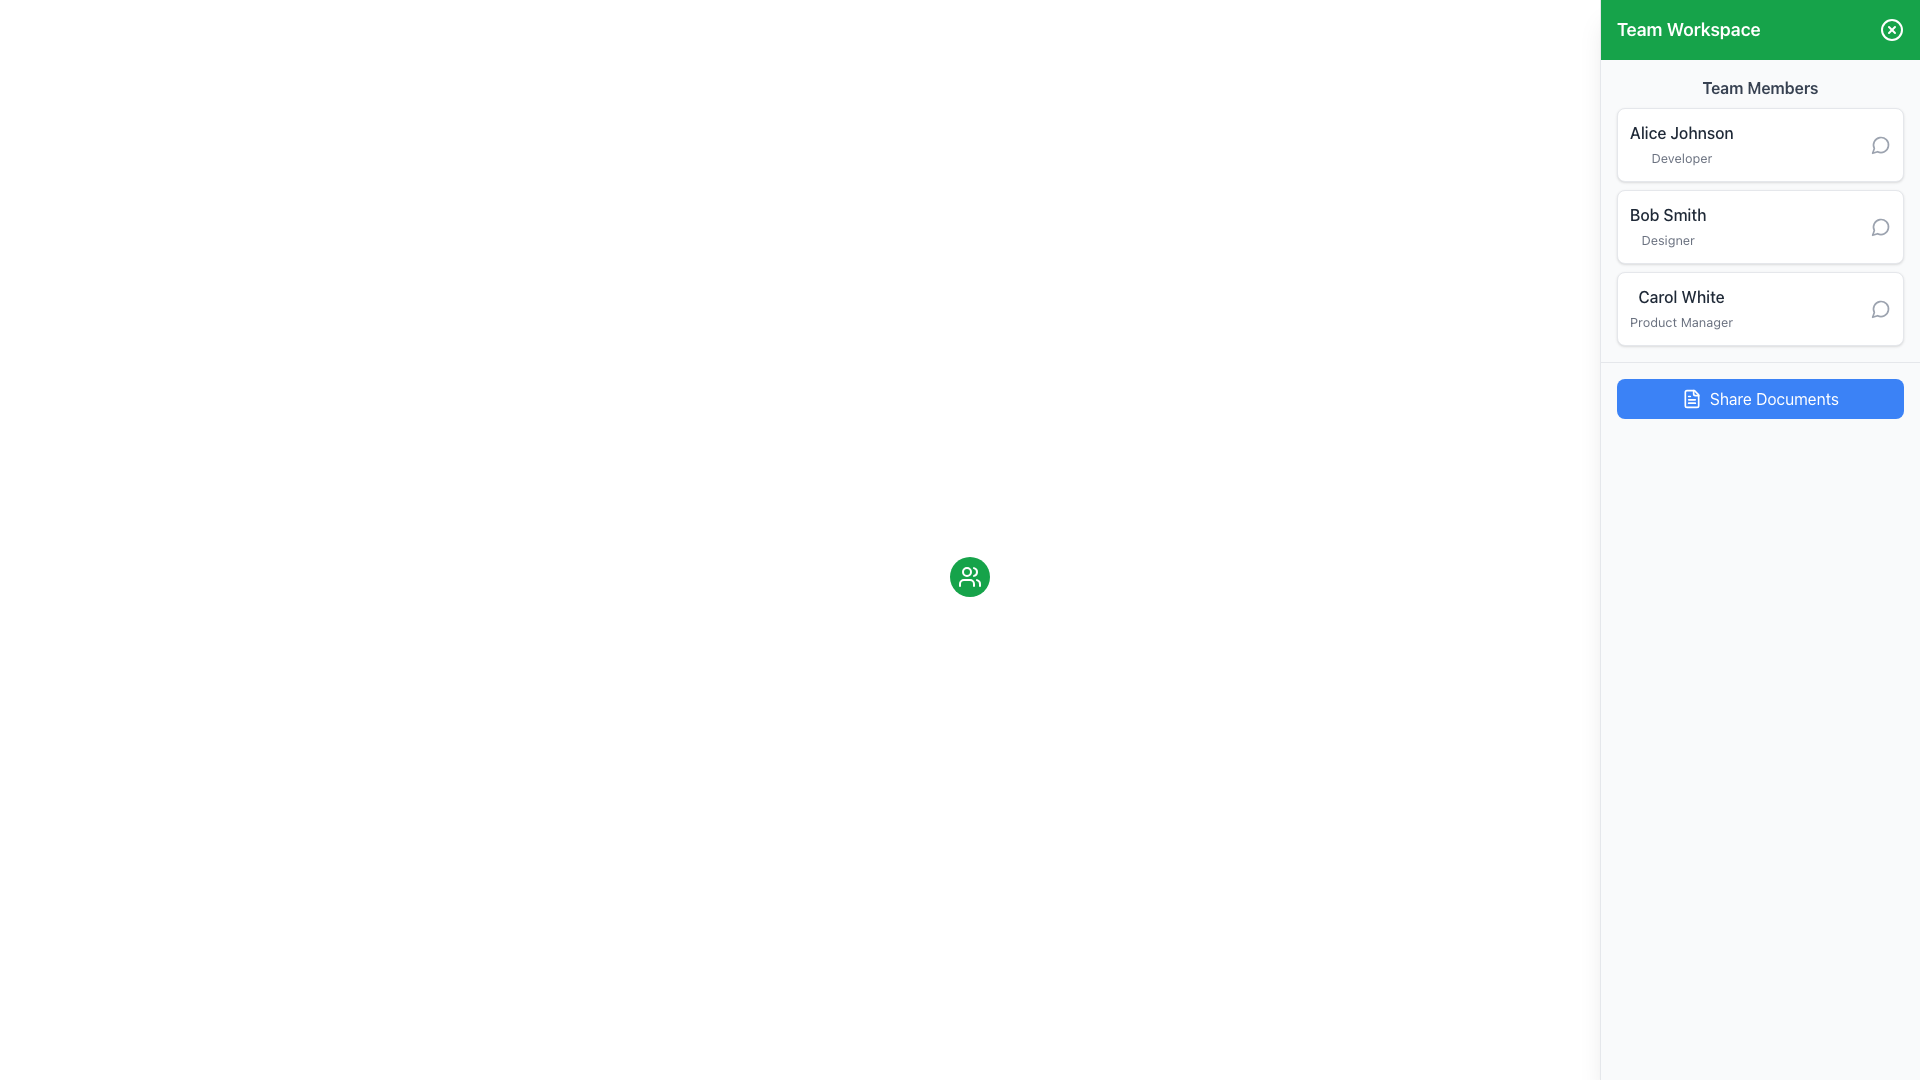  I want to click on the document icon associated with the 'Share Documents' button located in the 'Team Workspace' panel on the right, which is represented by a rectangular outline with a folded upper-right corner, so click(1690, 398).